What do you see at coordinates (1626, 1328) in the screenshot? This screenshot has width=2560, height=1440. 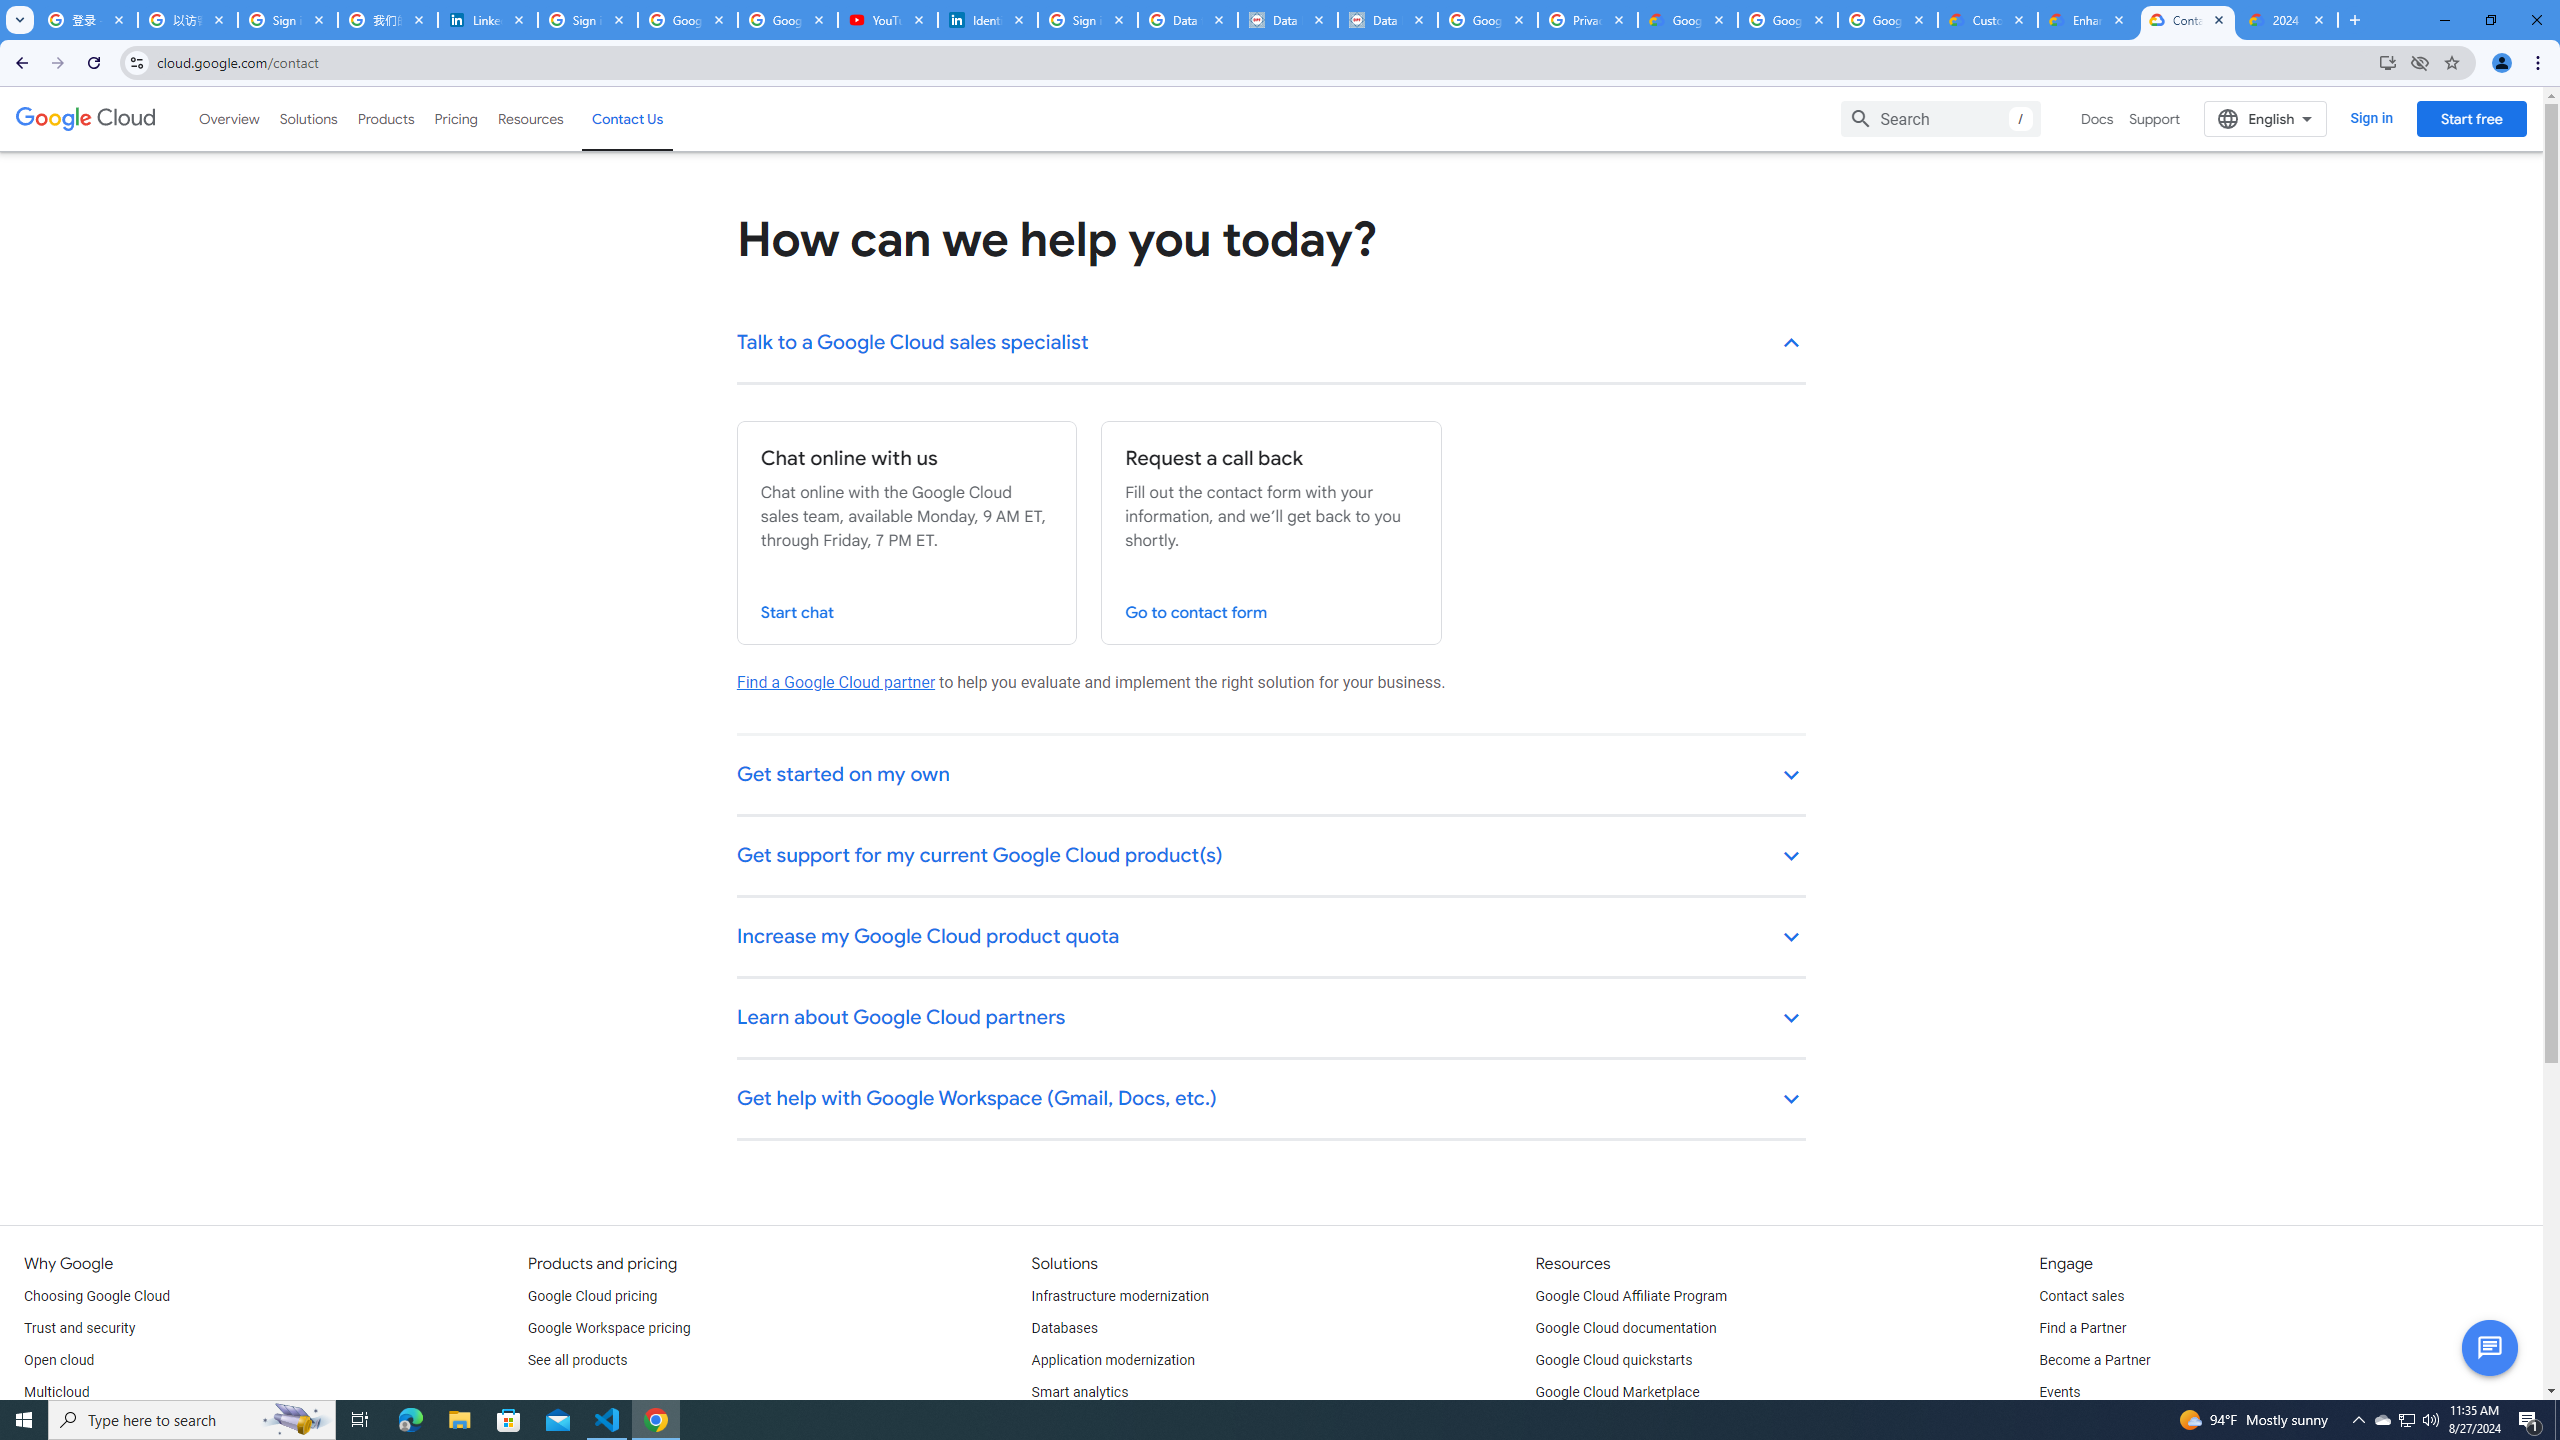 I see `'Google Cloud documentation'` at bounding box center [1626, 1328].